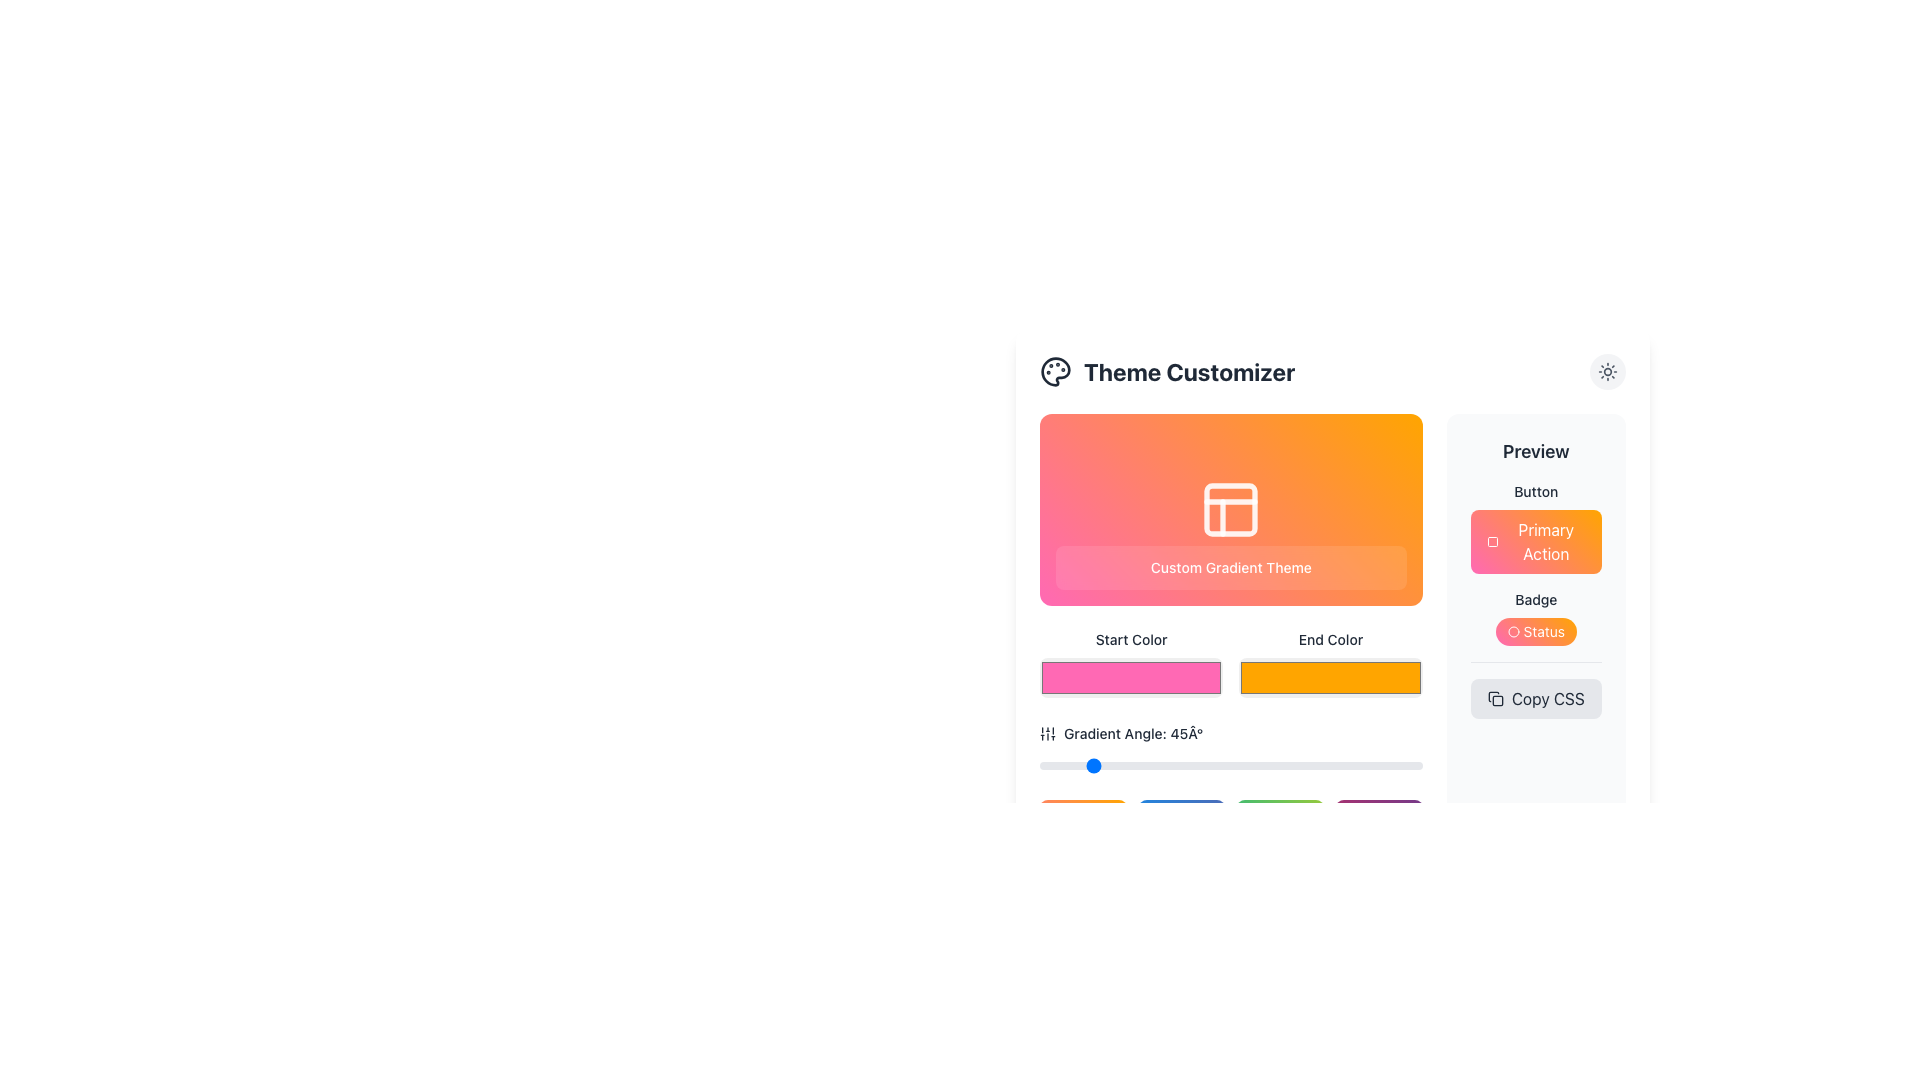 The image size is (1920, 1080). Describe the element at coordinates (1236, 765) in the screenshot. I see `the gradient angle` at that location.